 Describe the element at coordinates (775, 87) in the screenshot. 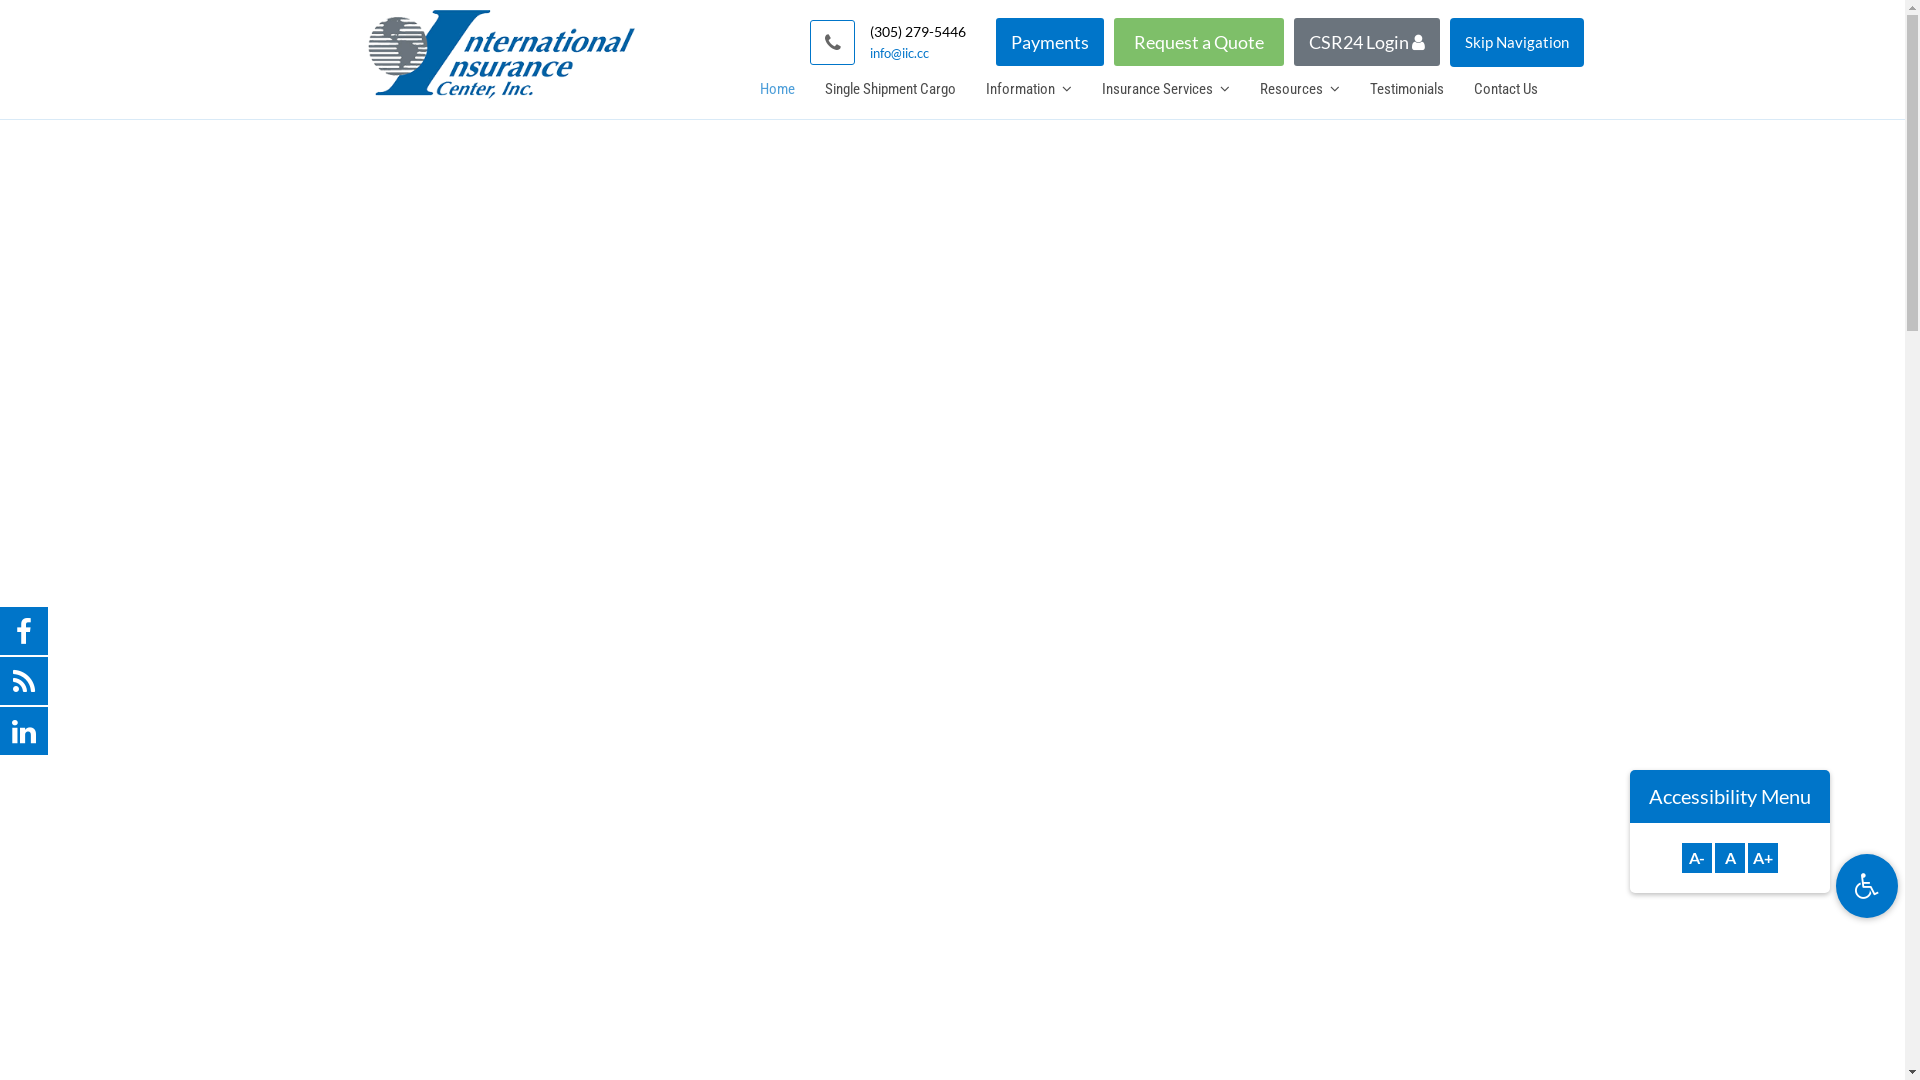

I see `'Home'` at that location.